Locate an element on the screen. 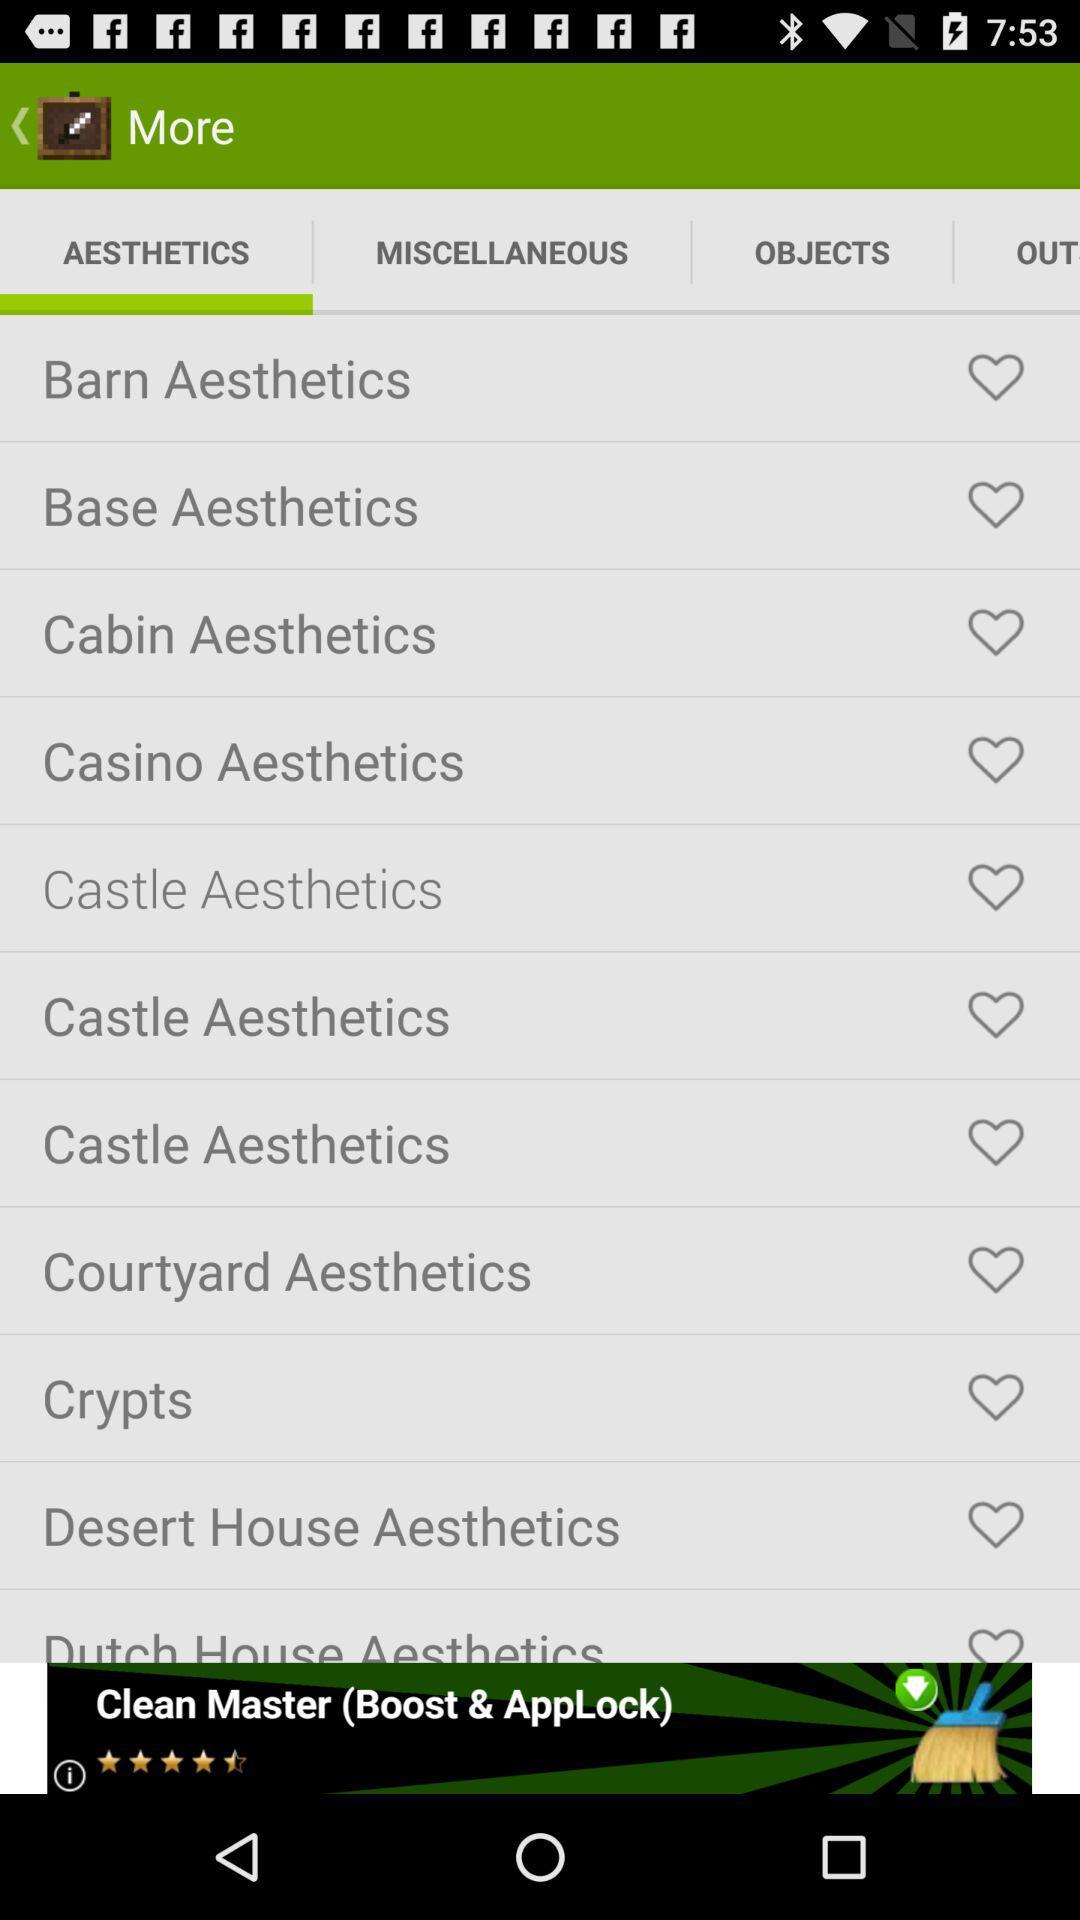  cabinaesthetics is located at coordinates (995, 632).